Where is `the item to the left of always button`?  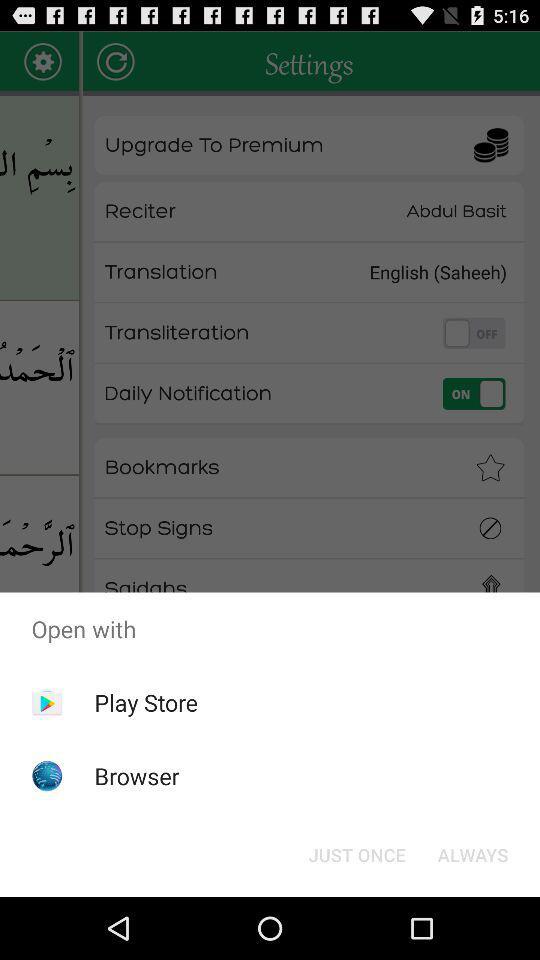
the item to the left of always button is located at coordinates (356, 853).